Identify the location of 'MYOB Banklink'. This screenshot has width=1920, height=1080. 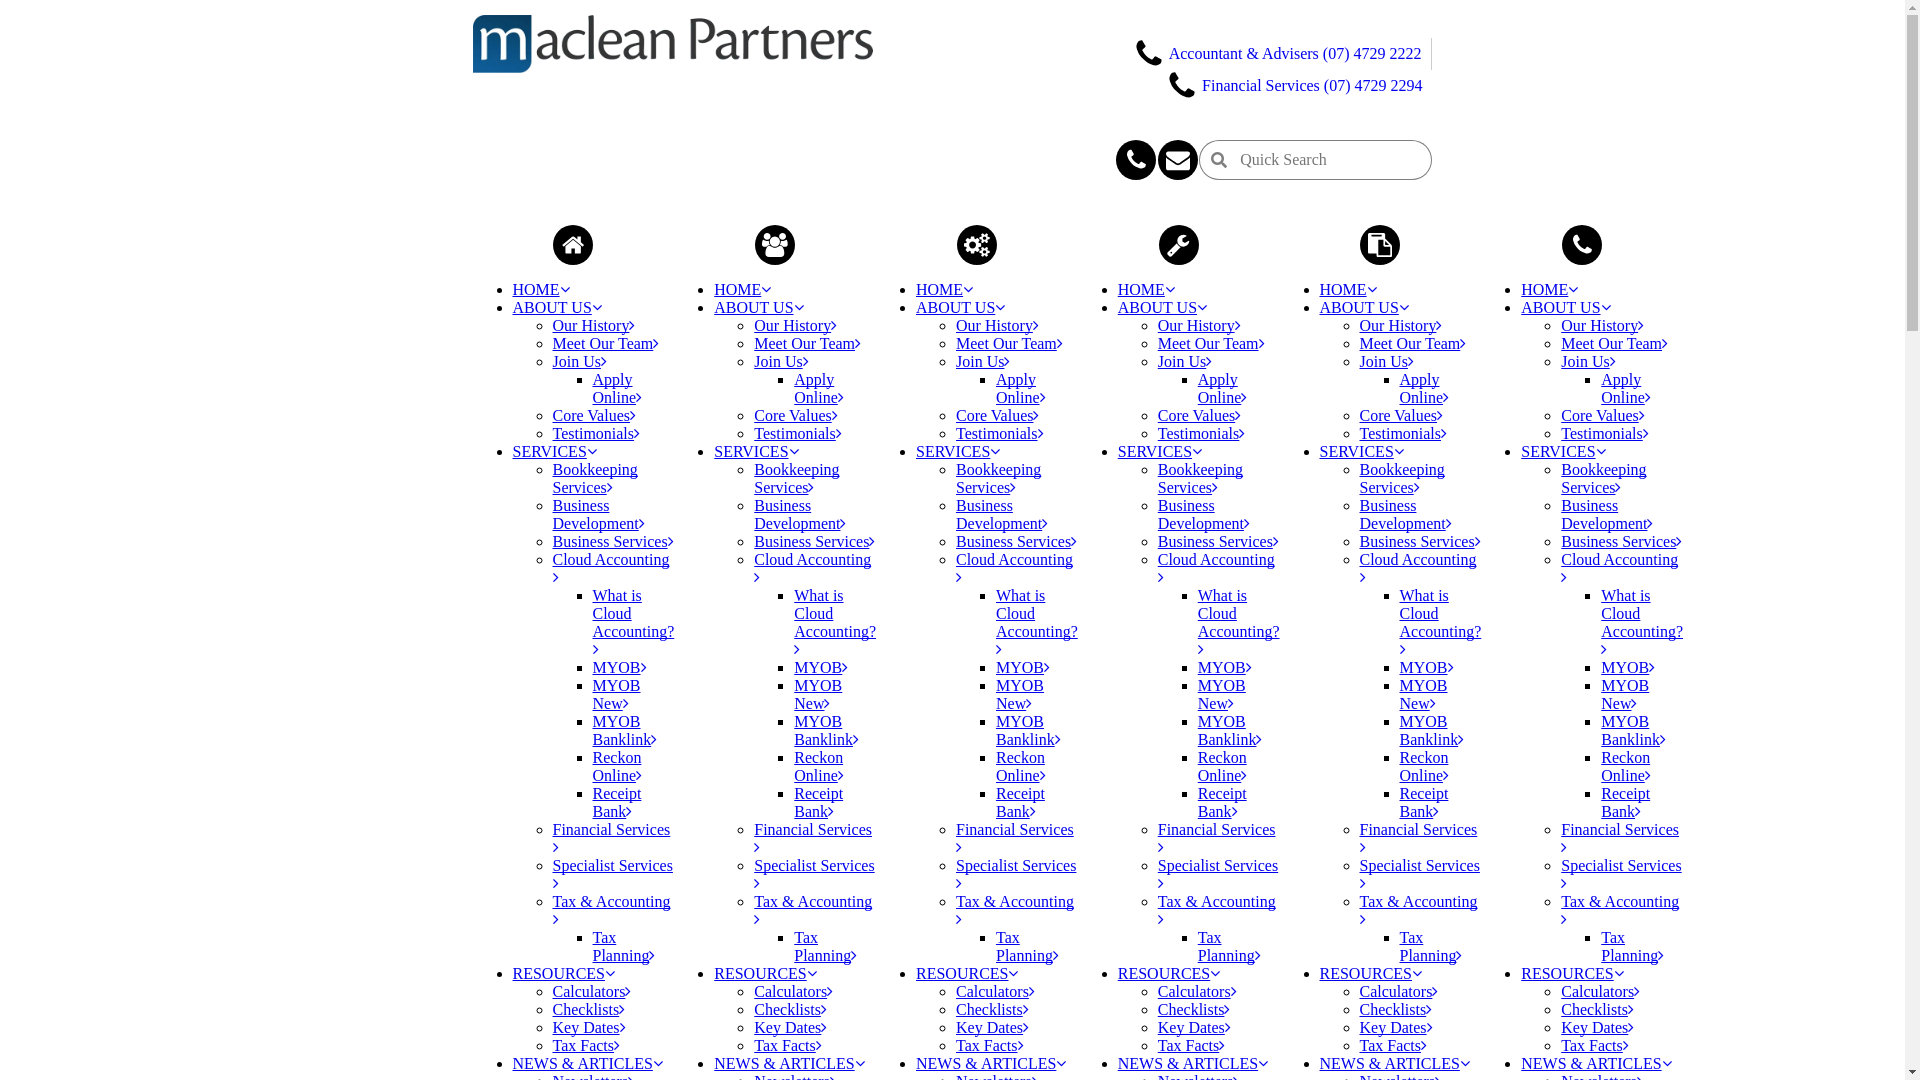
(826, 730).